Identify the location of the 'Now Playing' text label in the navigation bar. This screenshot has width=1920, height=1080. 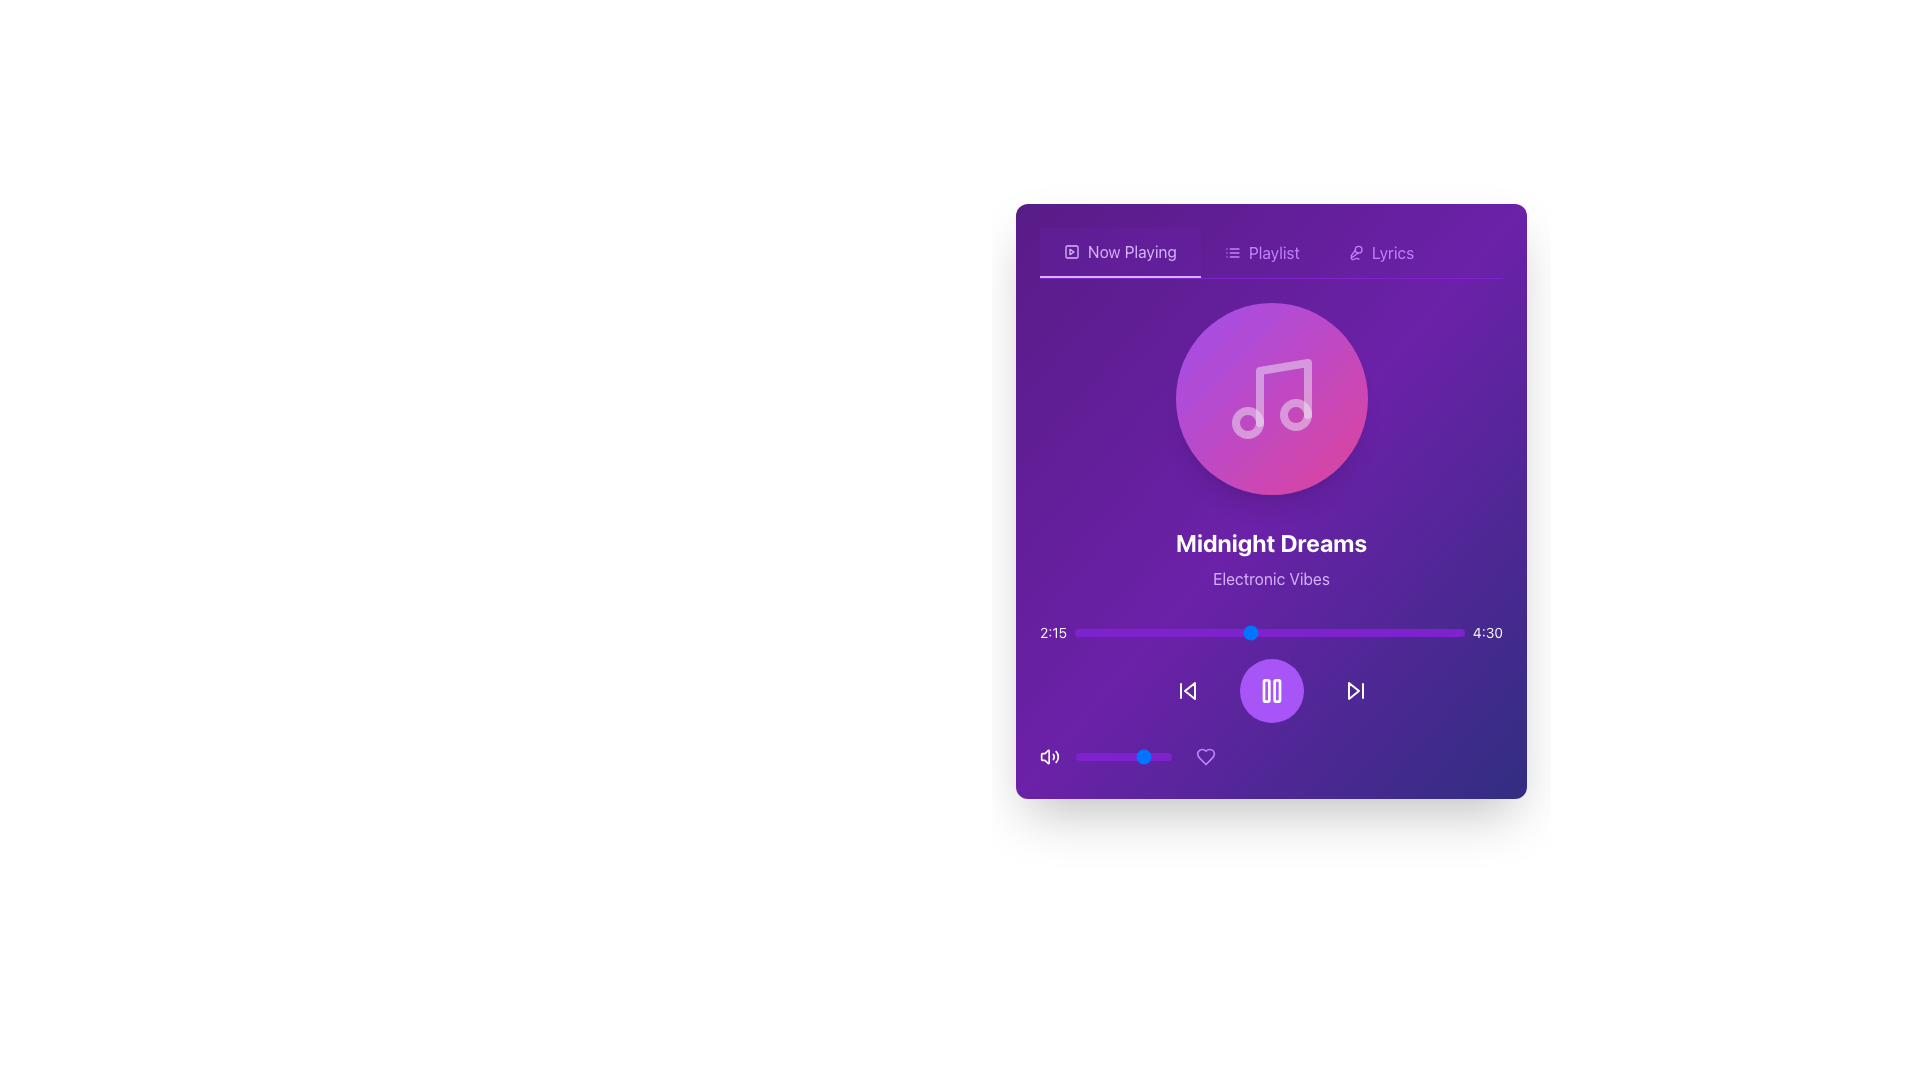
(1132, 250).